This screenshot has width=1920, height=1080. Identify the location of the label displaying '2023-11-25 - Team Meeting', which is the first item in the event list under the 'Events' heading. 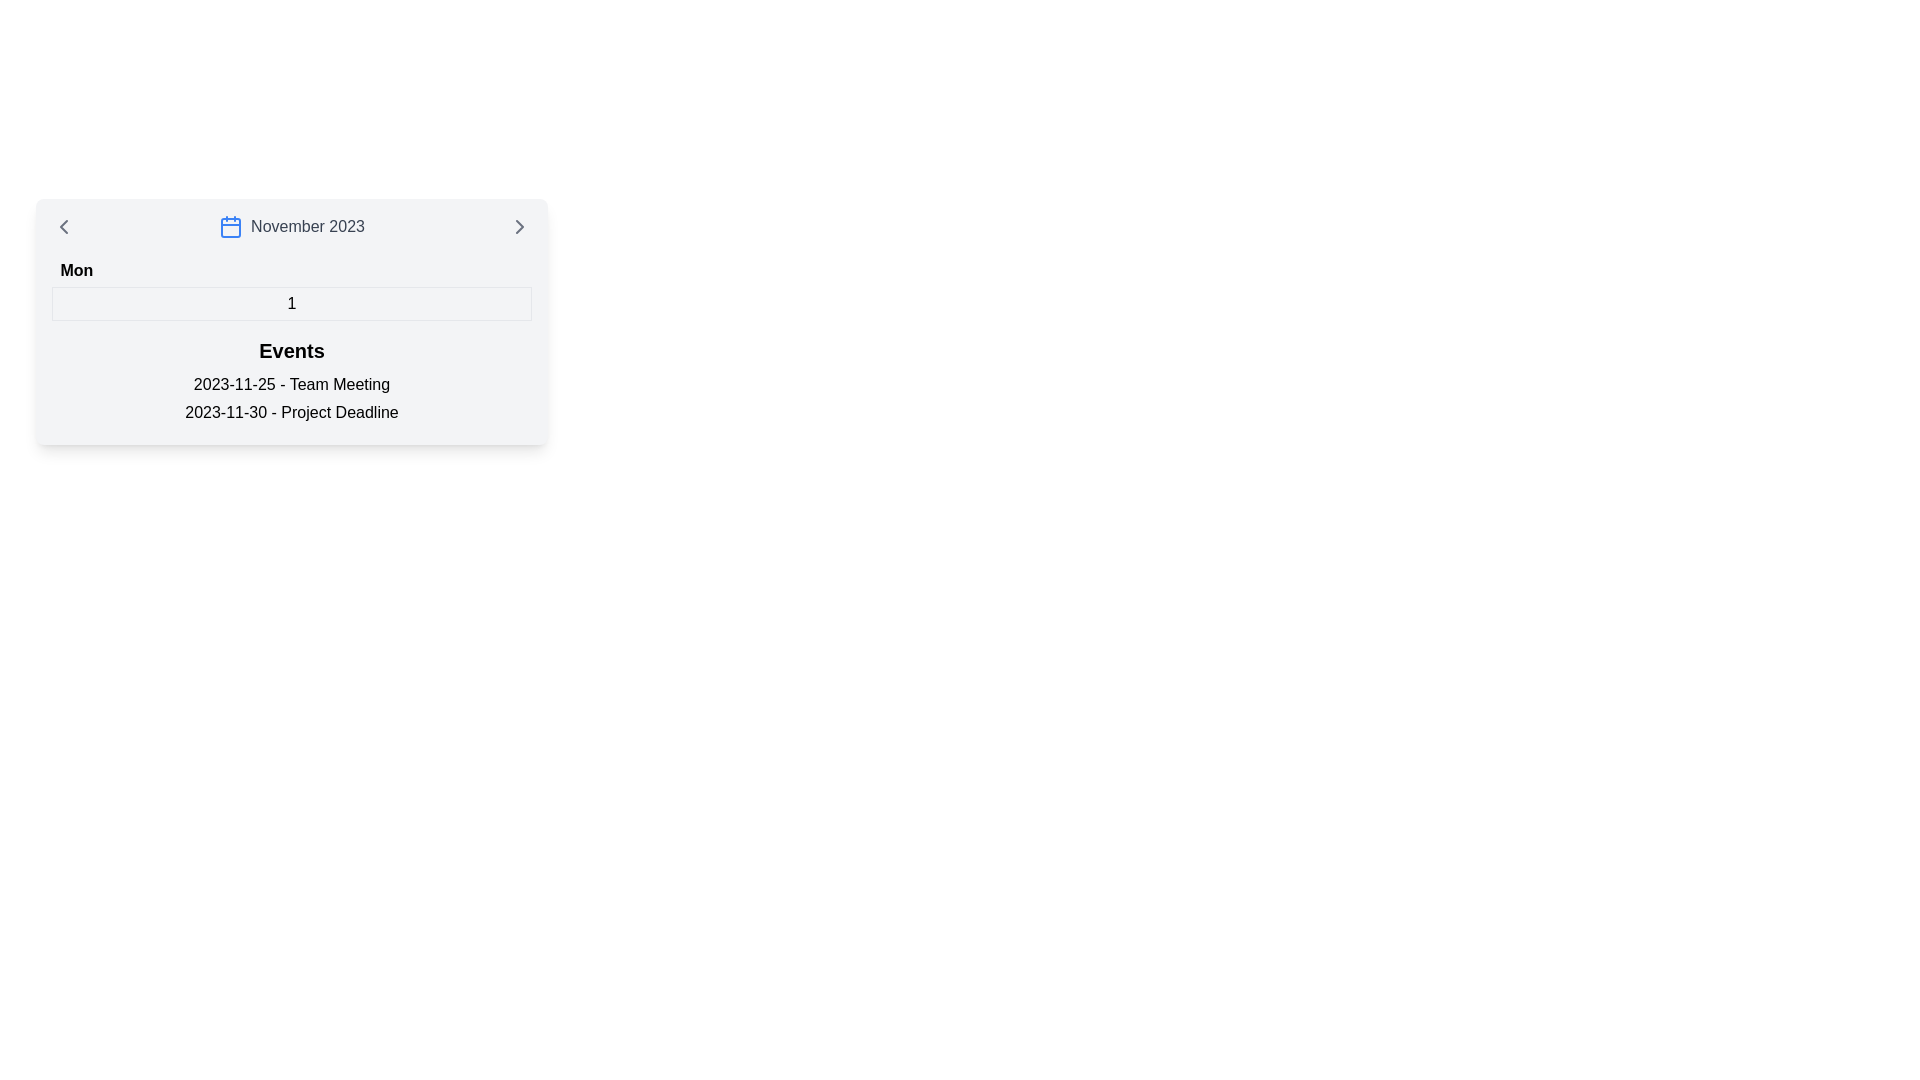
(291, 385).